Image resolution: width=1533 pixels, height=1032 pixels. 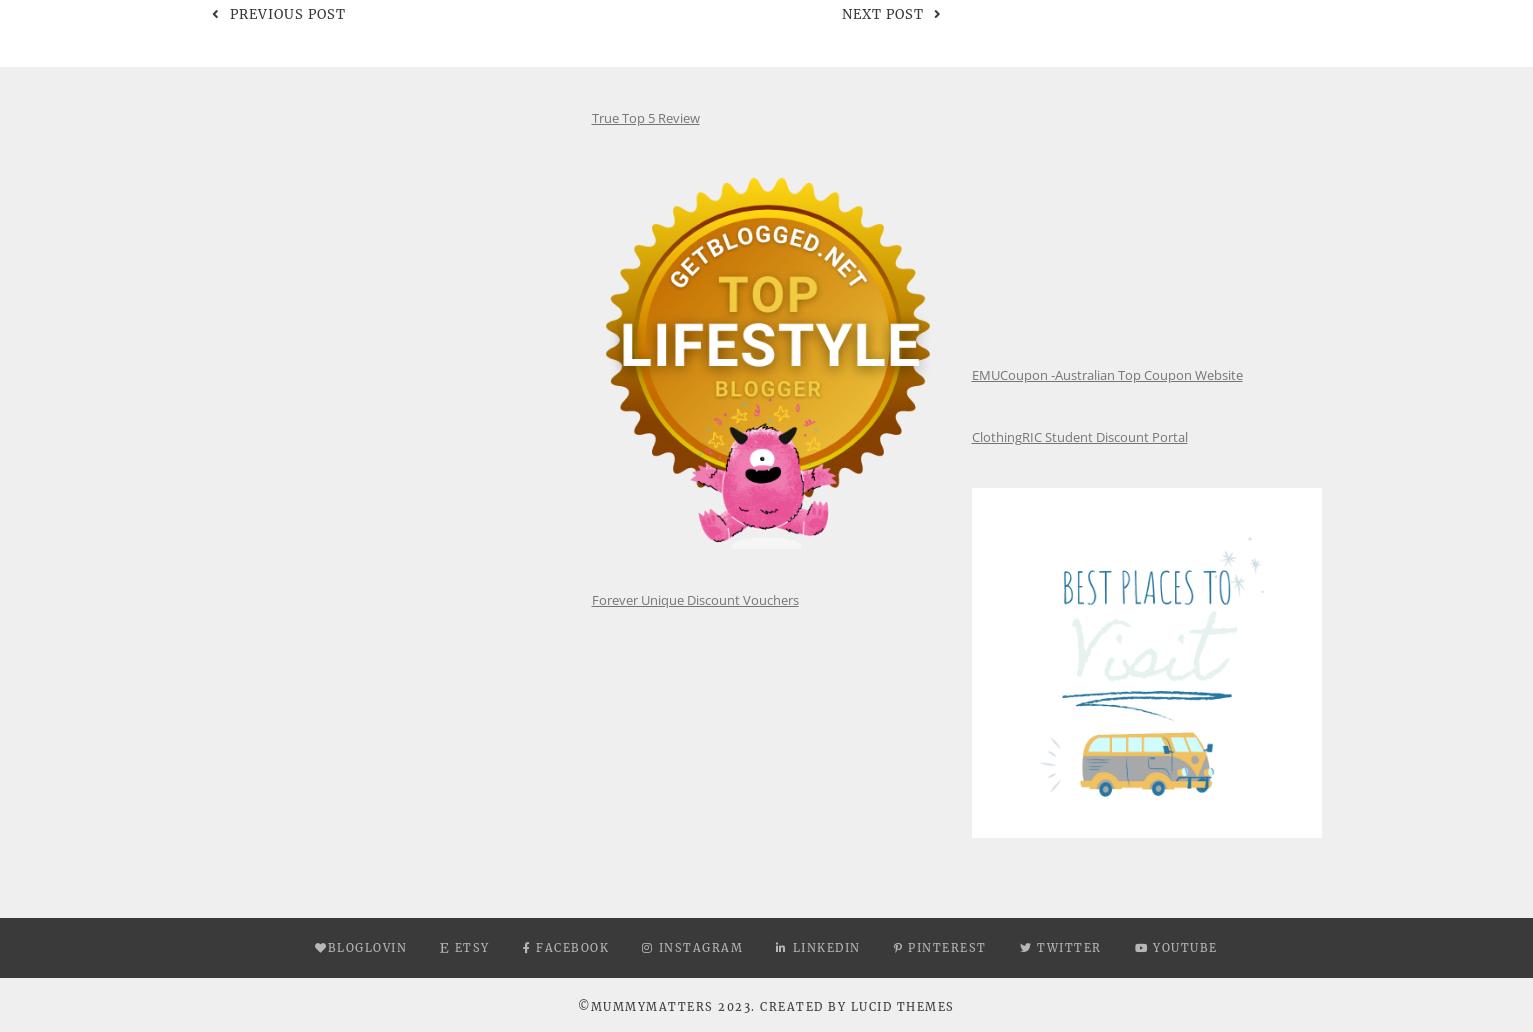 I want to click on 'Previous Post', so click(x=286, y=14).